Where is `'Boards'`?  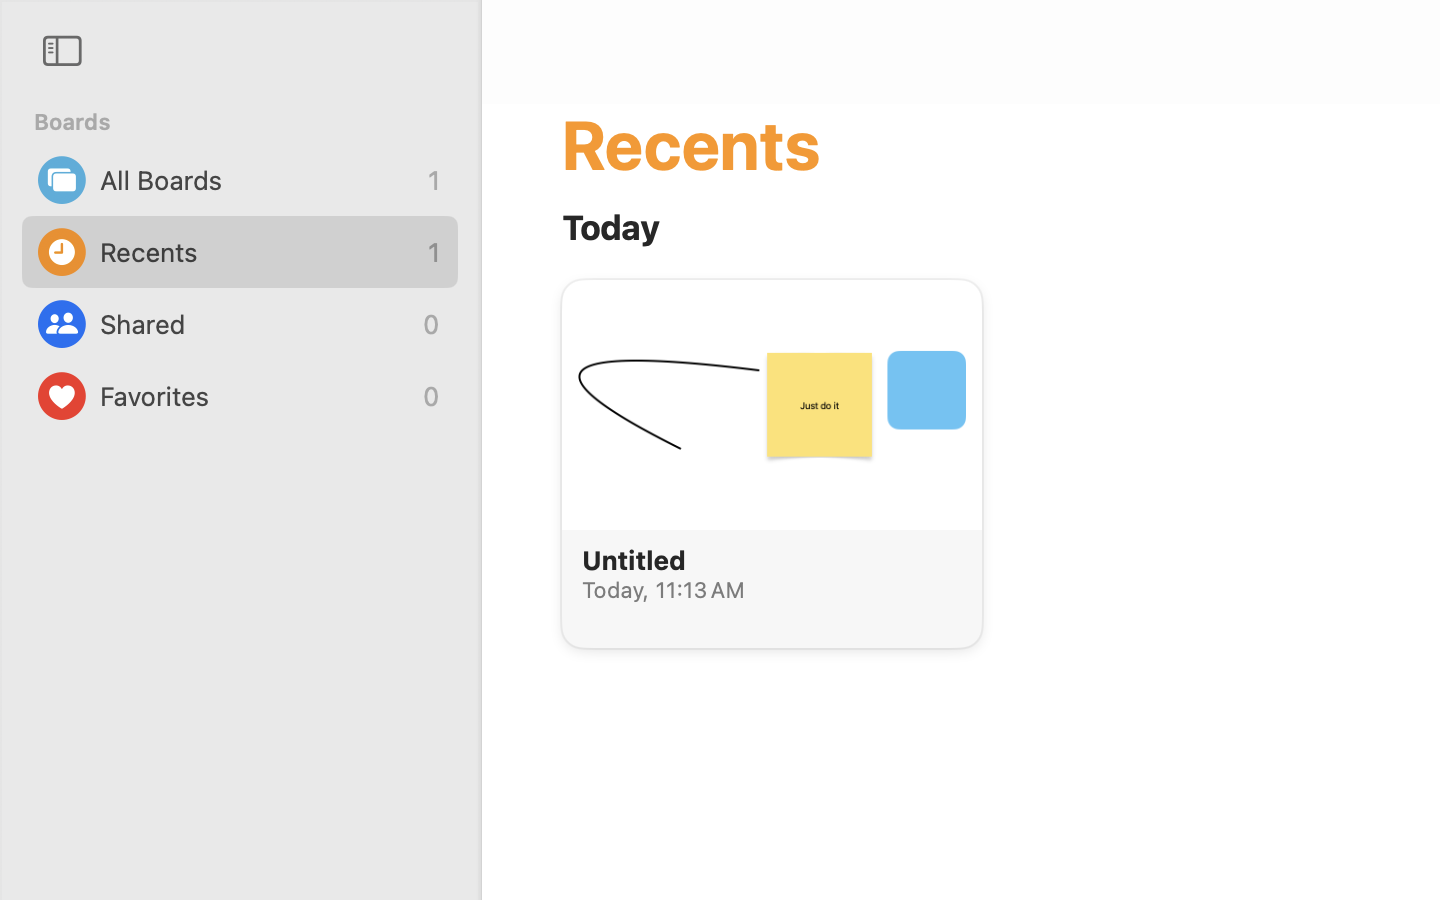
'Boards' is located at coordinates (250, 122).